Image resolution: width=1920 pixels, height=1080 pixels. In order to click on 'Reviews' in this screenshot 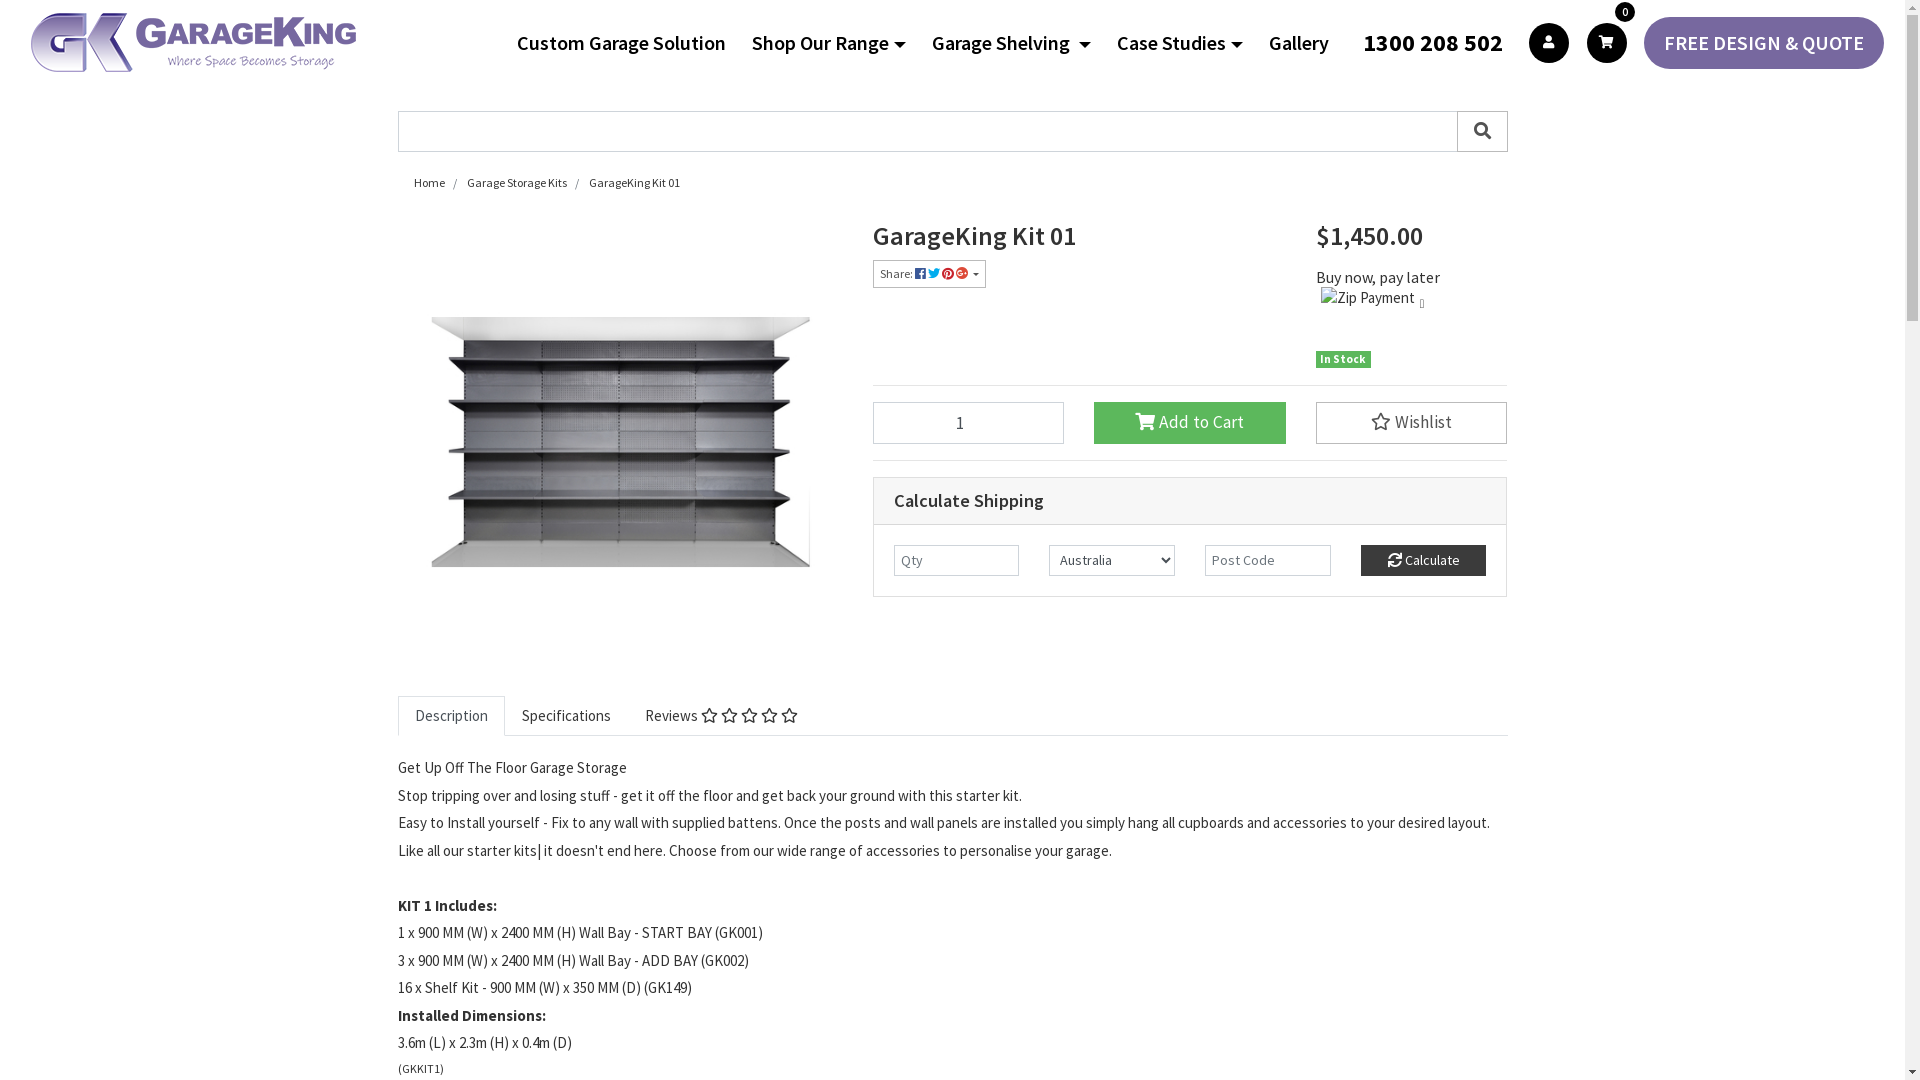, I will do `click(720, 715)`.